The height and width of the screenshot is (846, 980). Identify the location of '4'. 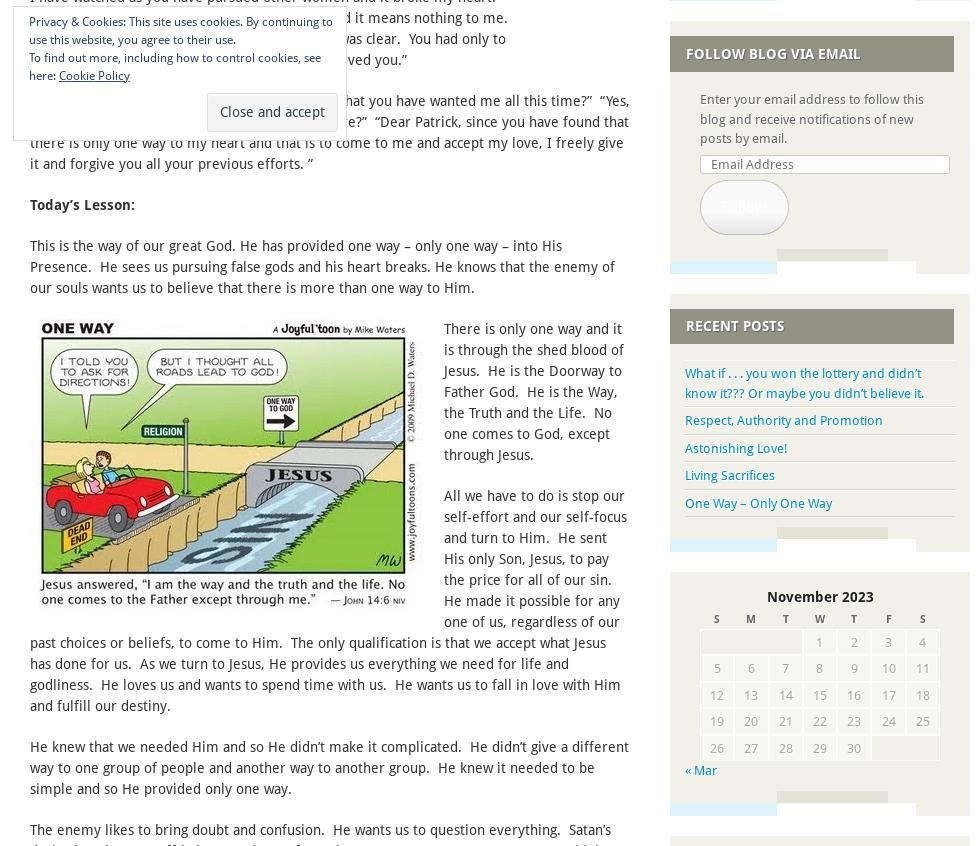
(919, 641).